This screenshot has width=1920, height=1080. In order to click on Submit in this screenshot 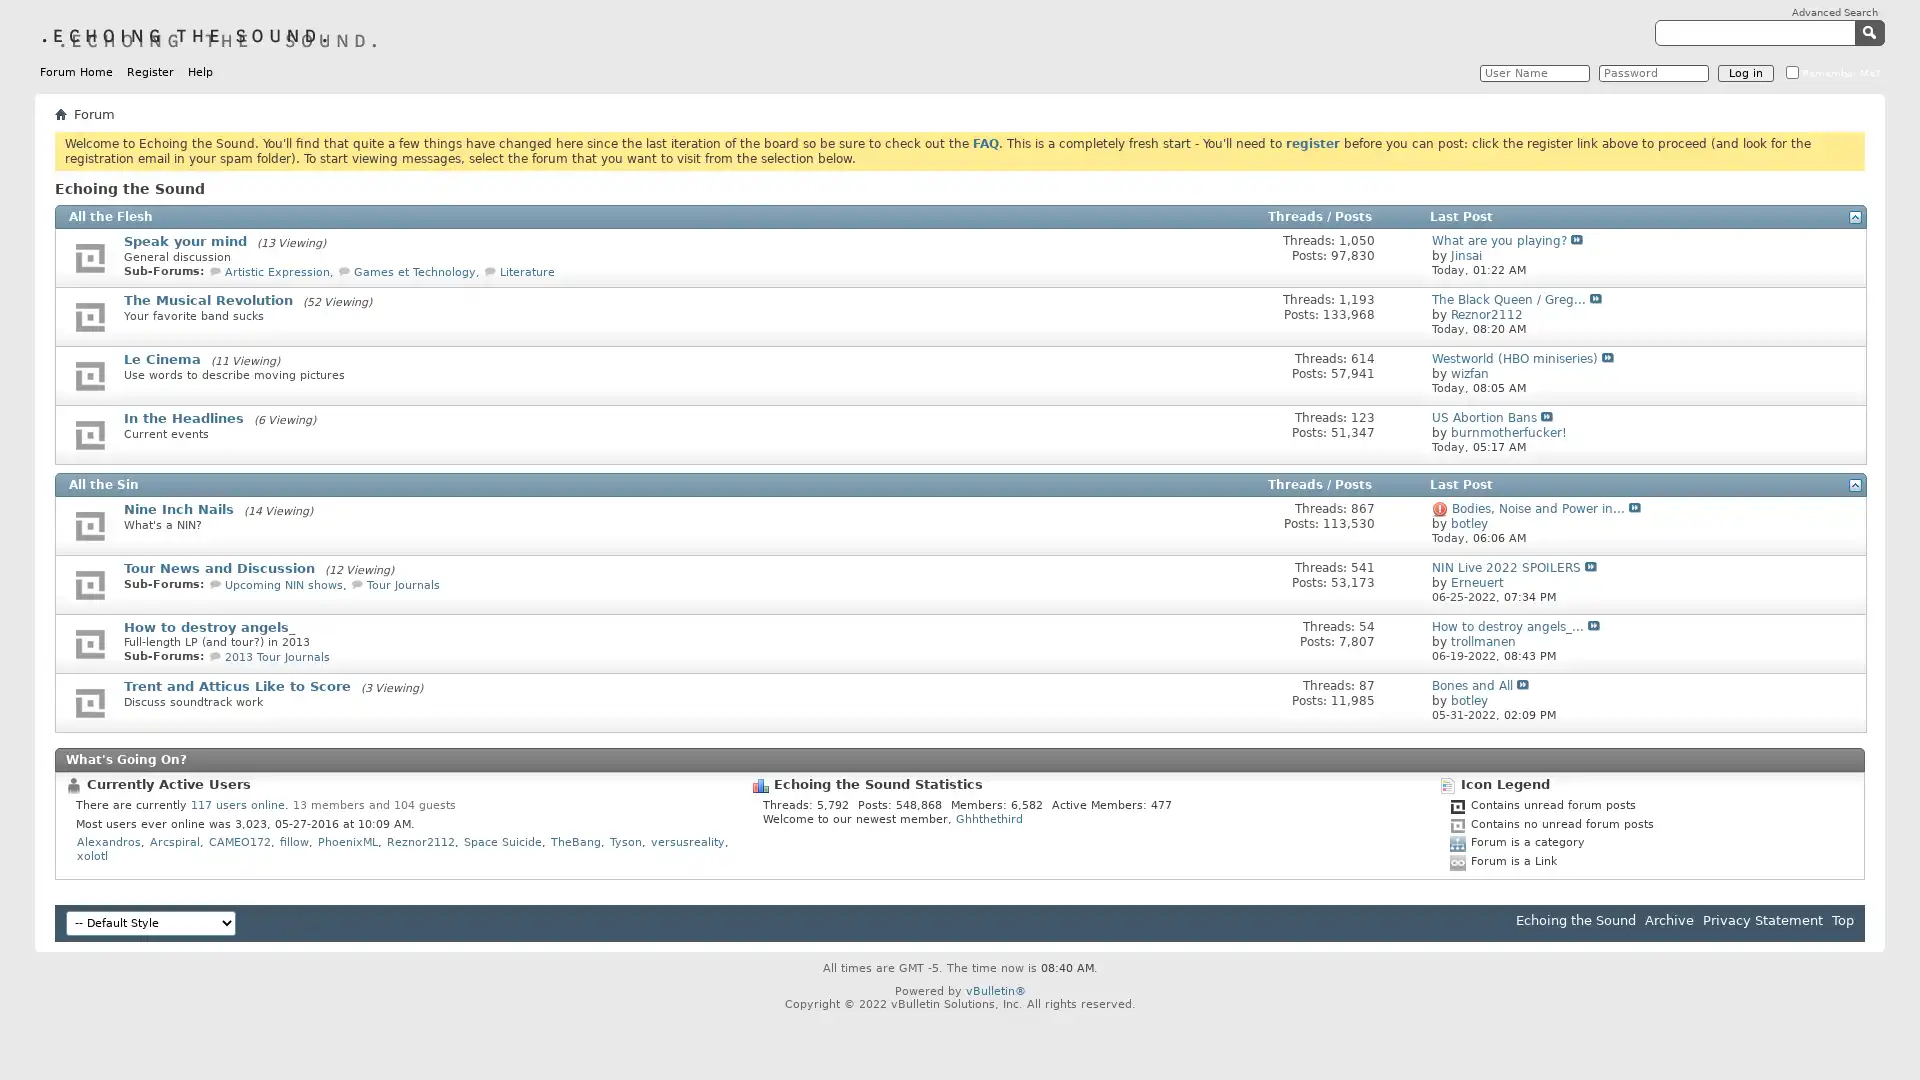, I will do `click(1871, 31)`.